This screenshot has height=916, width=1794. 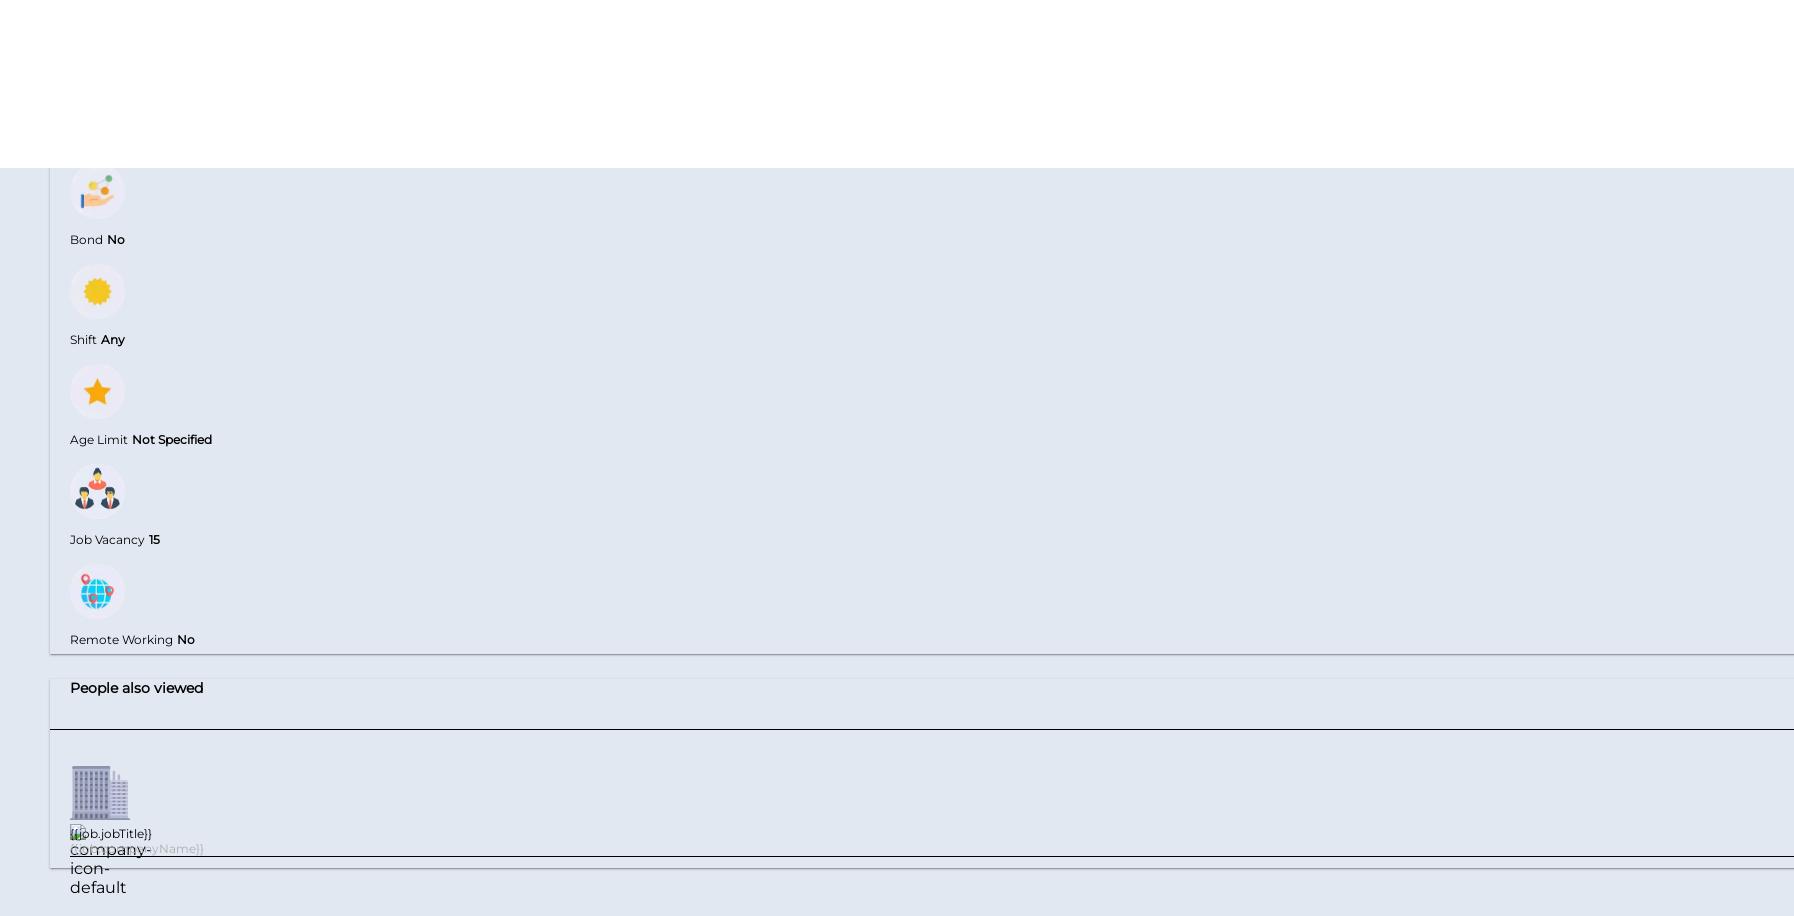 What do you see at coordinates (101, 138) in the screenshot?
I see `'Relocation'` at bounding box center [101, 138].